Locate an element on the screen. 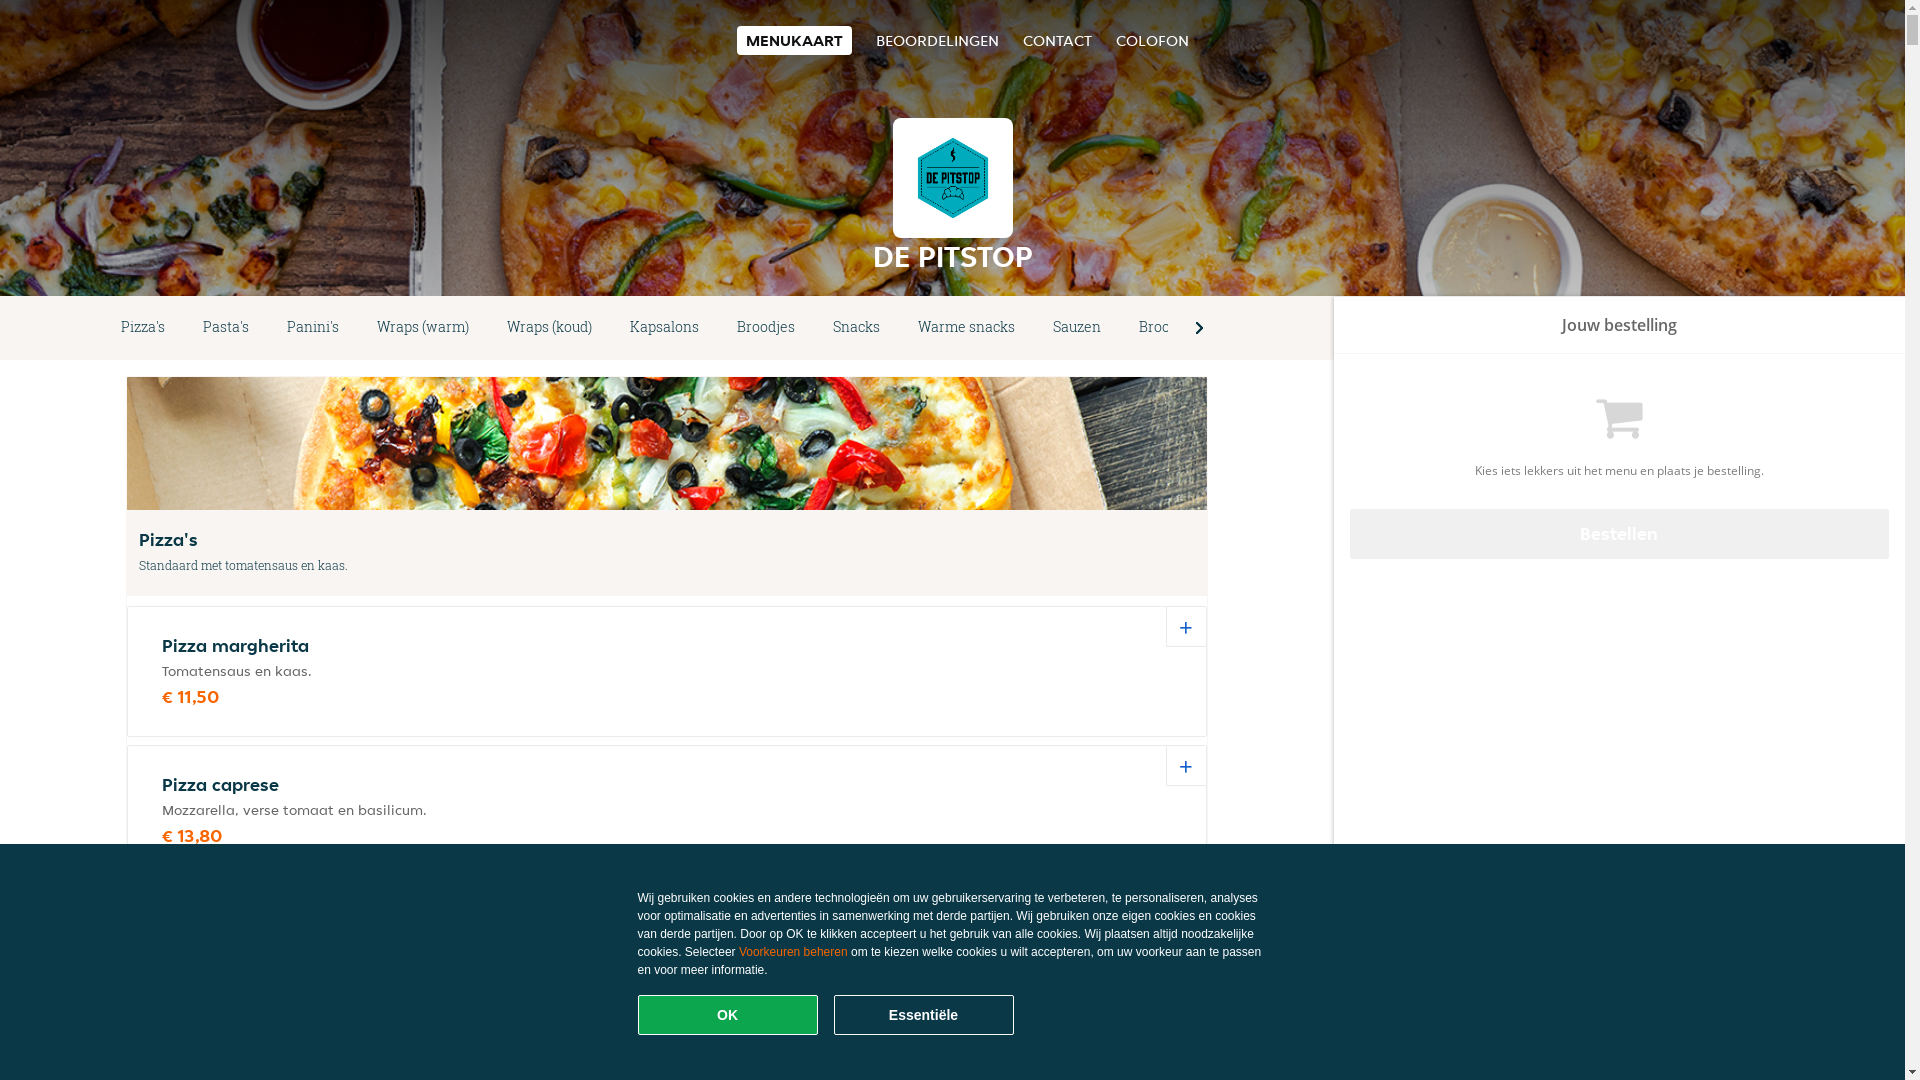  'Wraps (warm)' is located at coordinates (358, 326).